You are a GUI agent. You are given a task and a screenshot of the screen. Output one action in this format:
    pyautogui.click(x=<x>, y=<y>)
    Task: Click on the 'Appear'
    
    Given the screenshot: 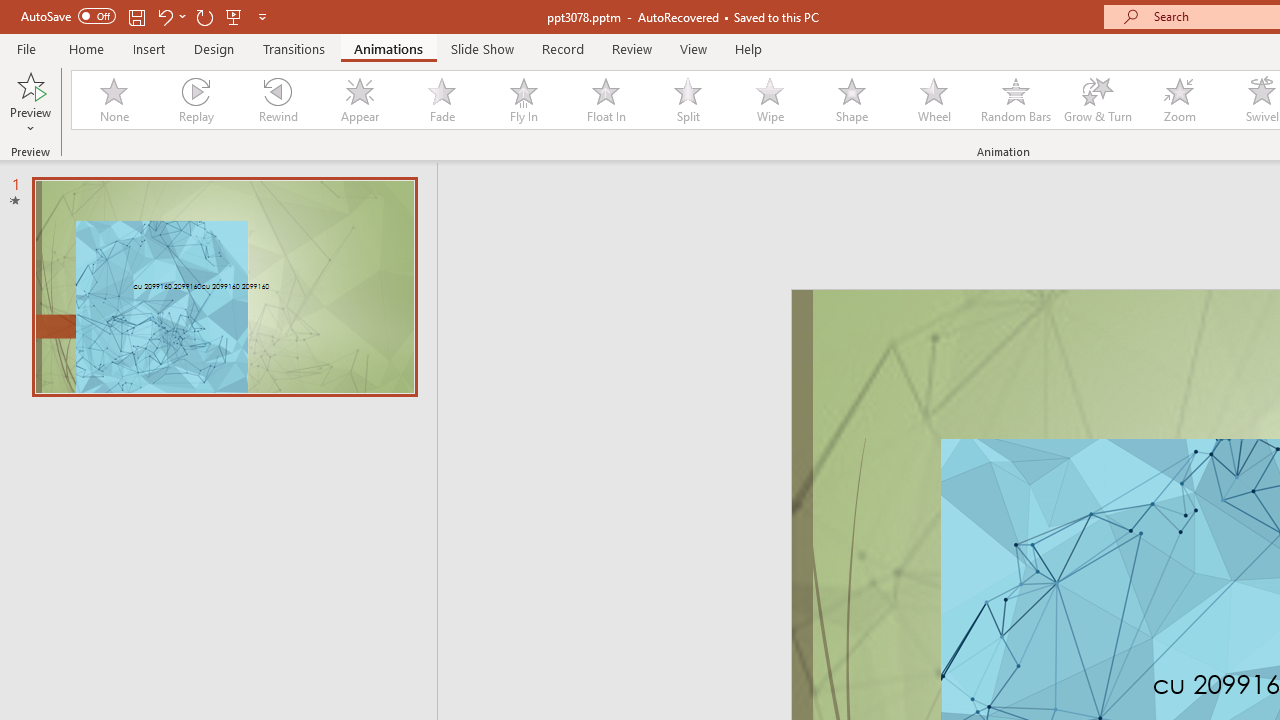 What is the action you would take?
    pyautogui.click(x=359, y=100)
    